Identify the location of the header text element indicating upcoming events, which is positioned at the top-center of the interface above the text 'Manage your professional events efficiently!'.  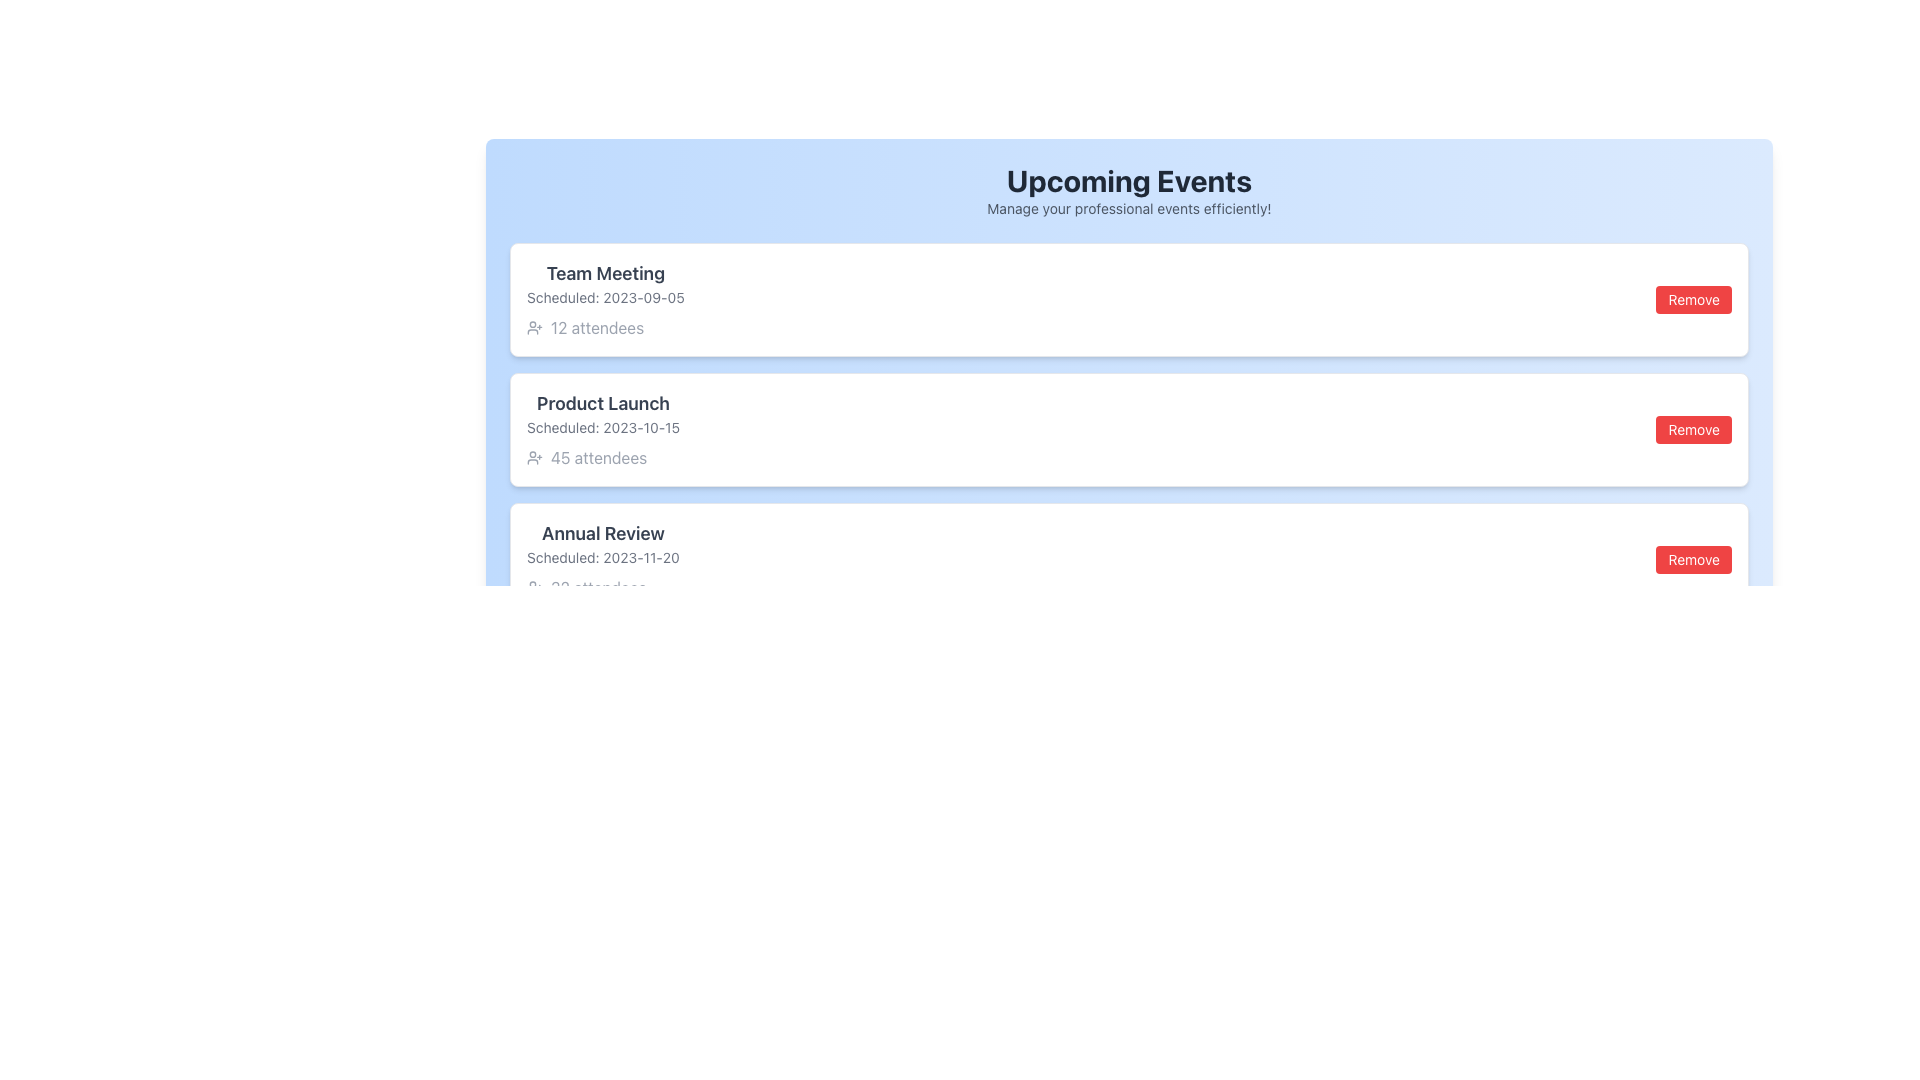
(1129, 181).